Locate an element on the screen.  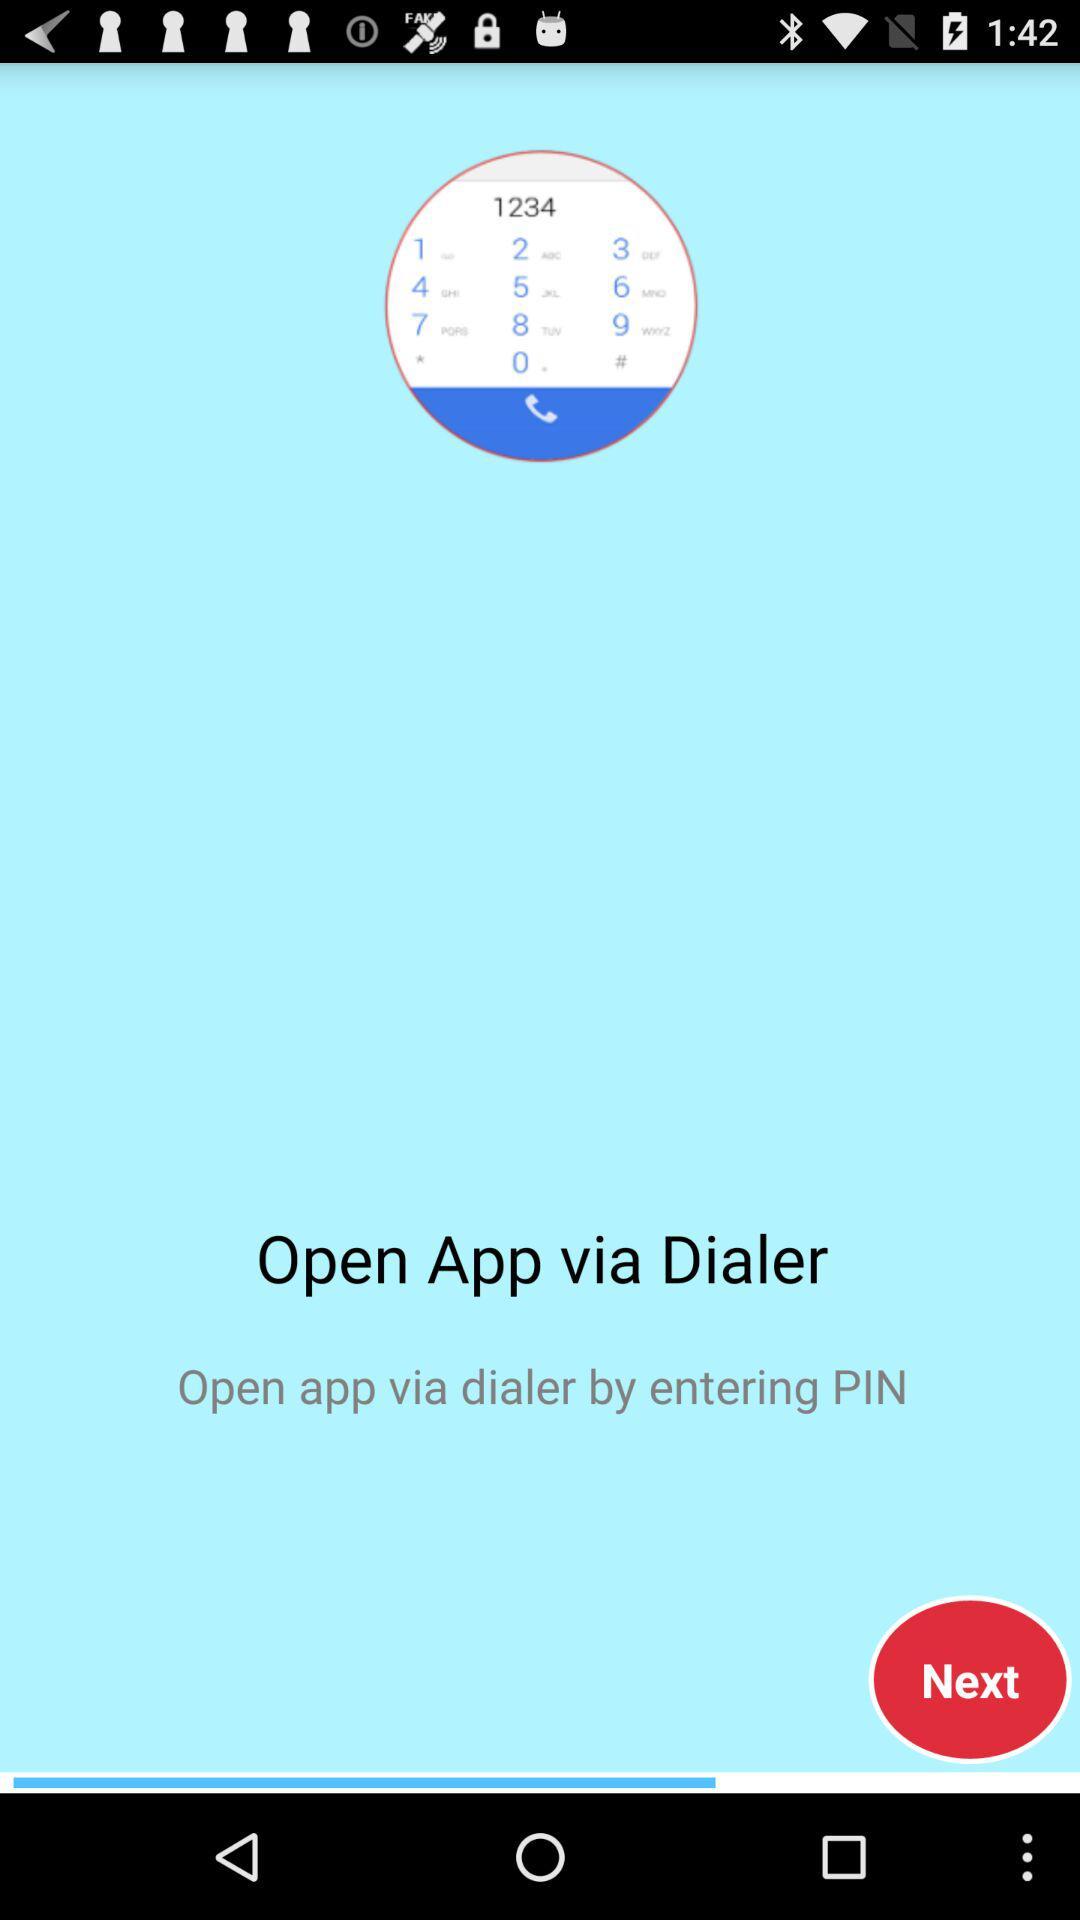
the next item is located at coordinates (969, 1679).